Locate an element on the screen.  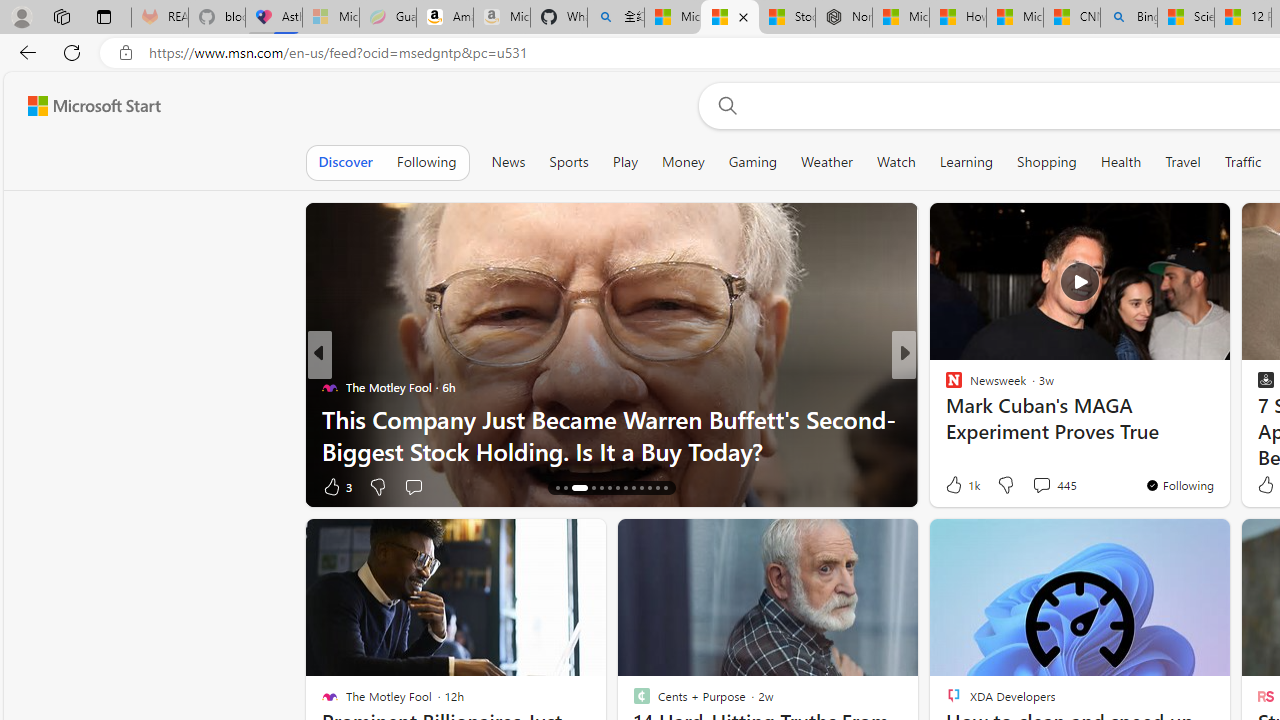
'Traffic' is located at coordinates (1242, 161).